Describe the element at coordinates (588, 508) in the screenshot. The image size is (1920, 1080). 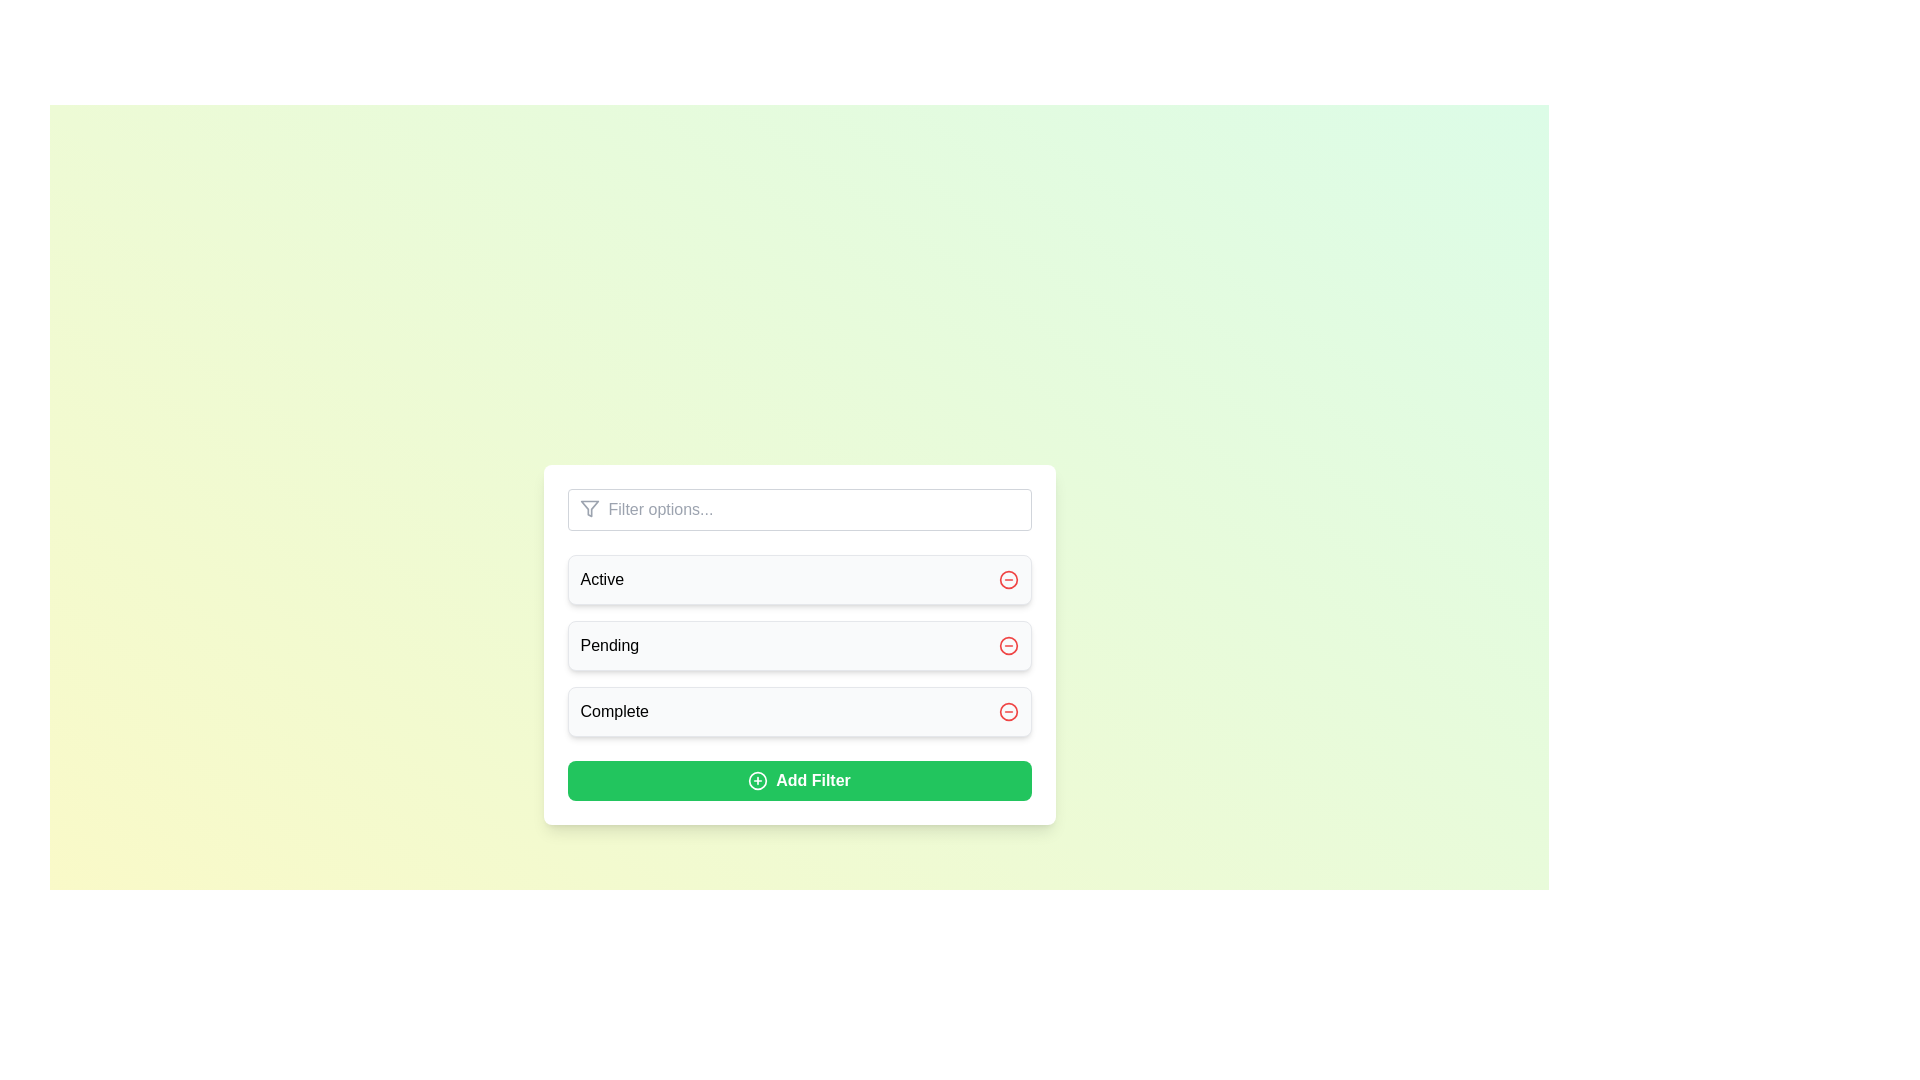
I see `the filter icon, a small gray funnel-shaped icon located in the upper section of the 'Filter options...' input field` at that location.